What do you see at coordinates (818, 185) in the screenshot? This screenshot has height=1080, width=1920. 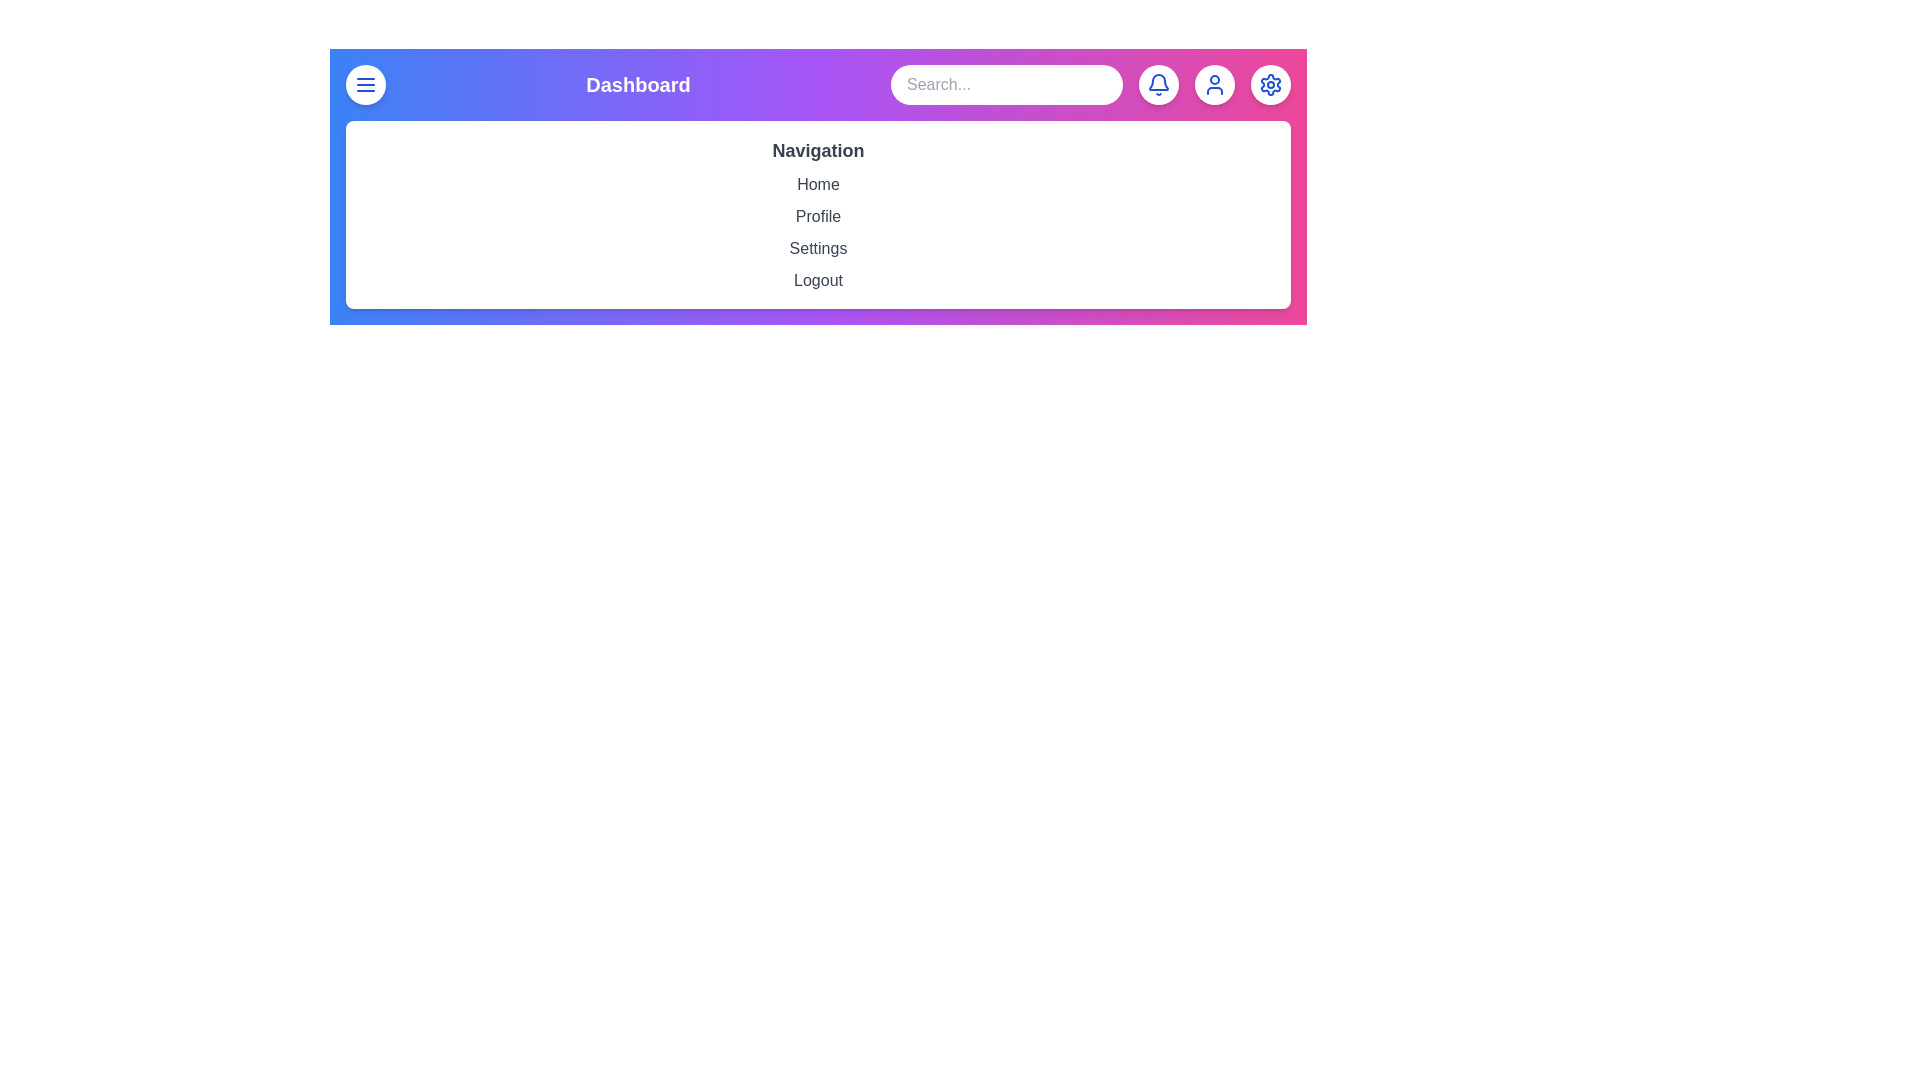 I see `the Home navigation menu item` at bounding box center [818, 185].